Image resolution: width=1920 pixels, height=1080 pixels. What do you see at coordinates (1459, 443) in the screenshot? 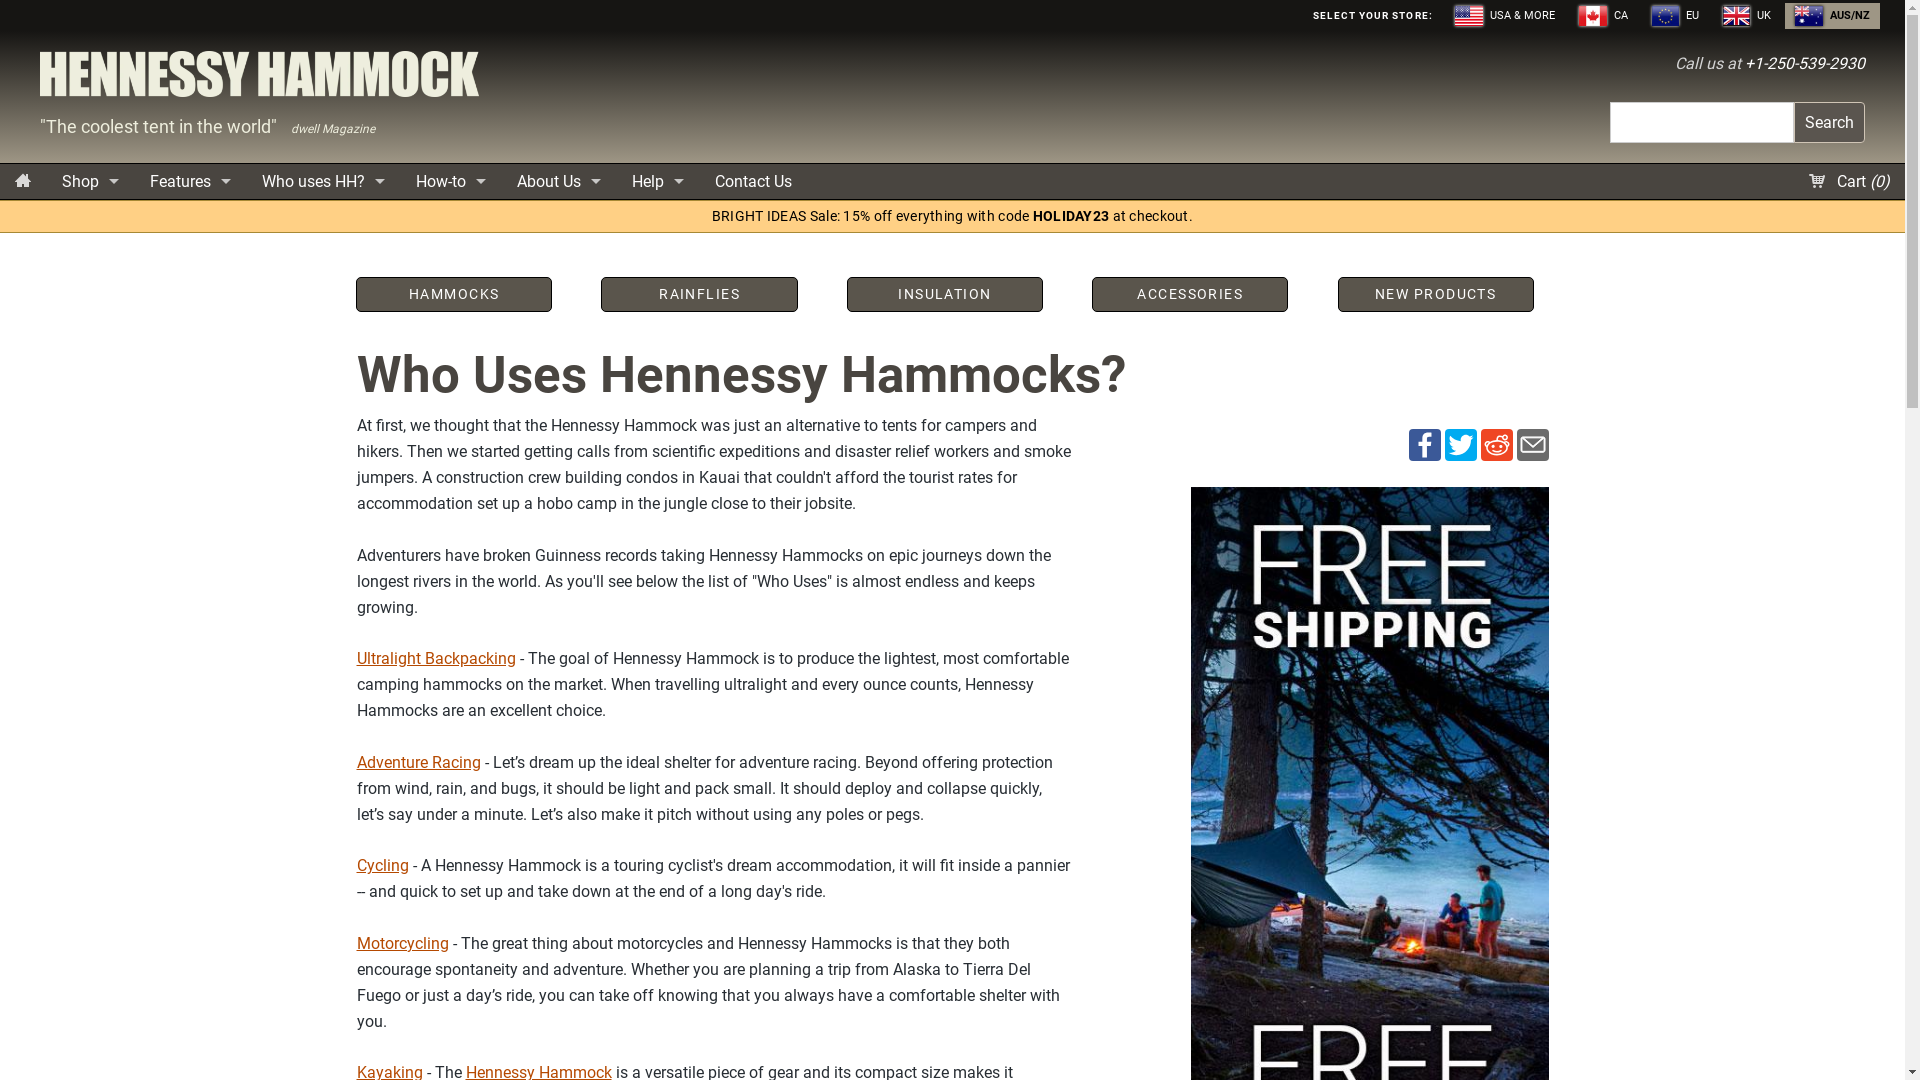
I see `'Tweet'` at bounding box center [1459, 443].